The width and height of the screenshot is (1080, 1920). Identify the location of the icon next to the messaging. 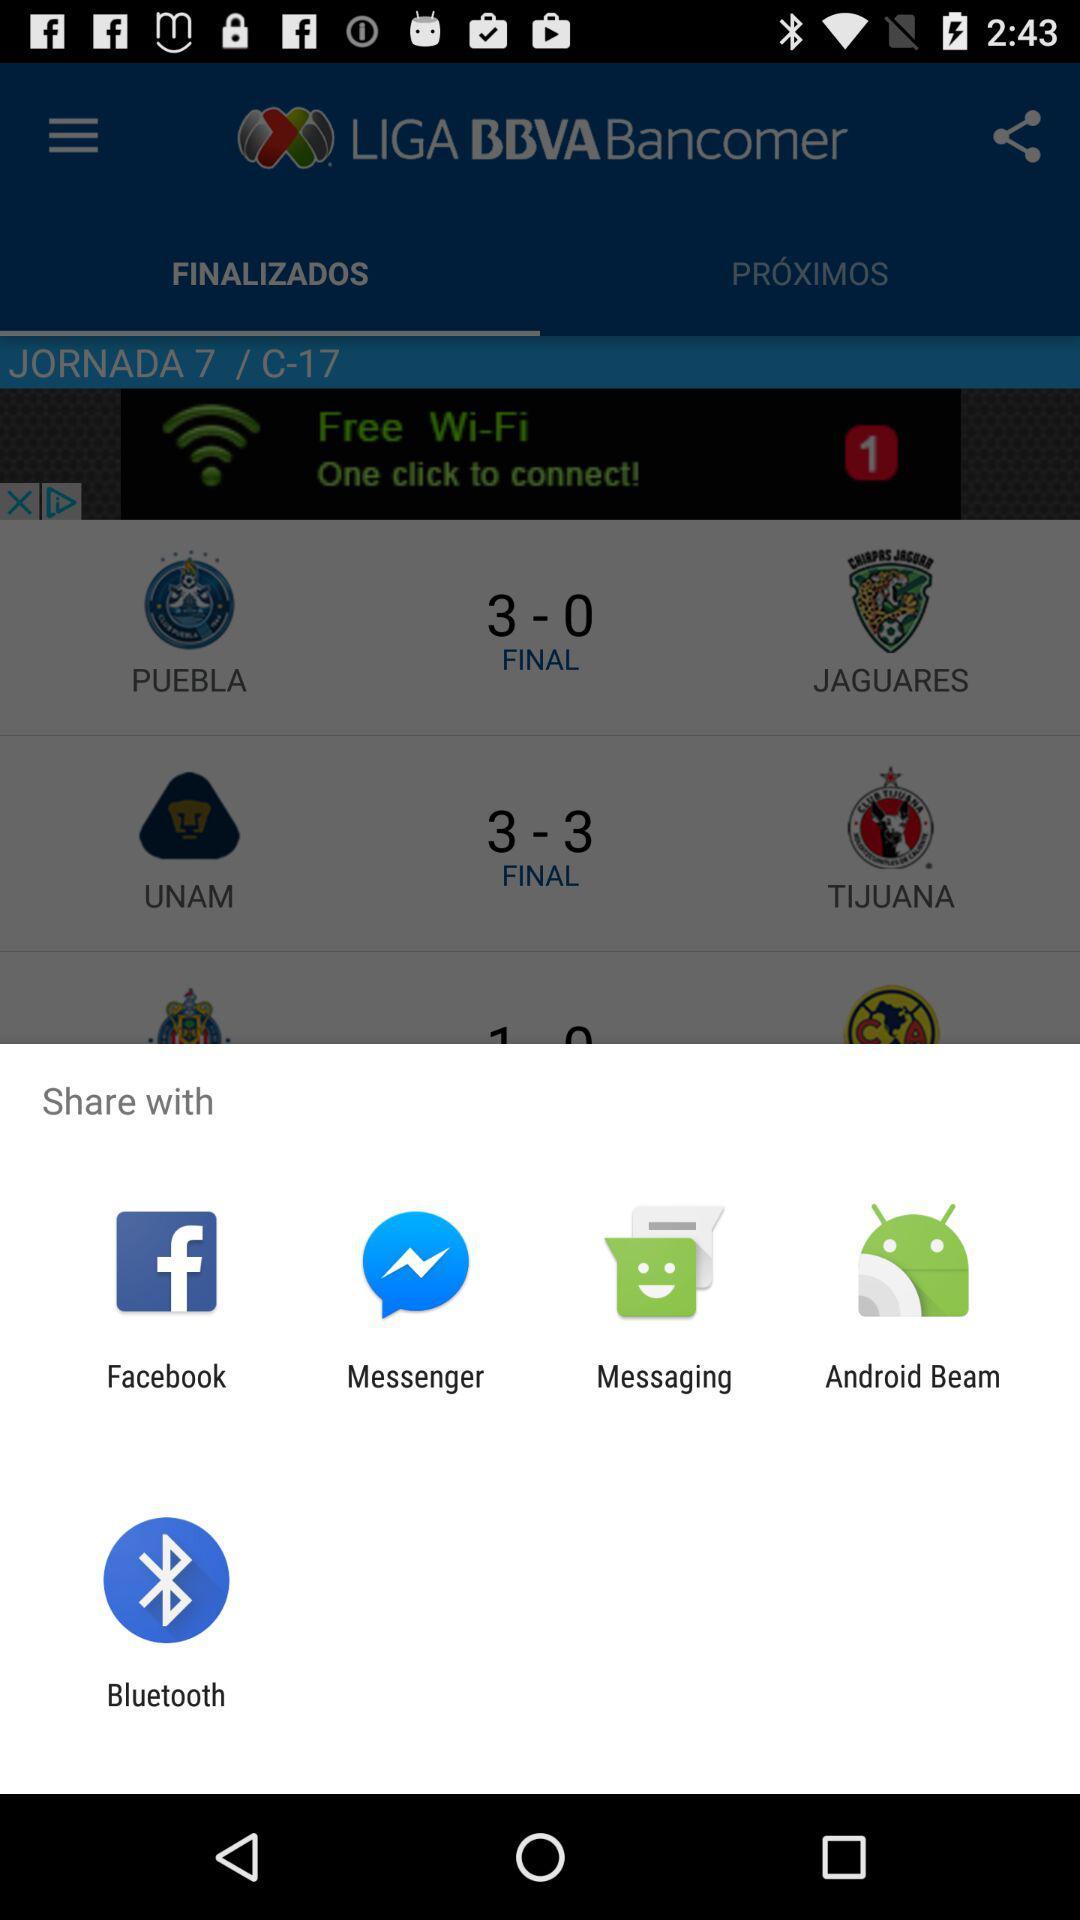
(414, 1392).